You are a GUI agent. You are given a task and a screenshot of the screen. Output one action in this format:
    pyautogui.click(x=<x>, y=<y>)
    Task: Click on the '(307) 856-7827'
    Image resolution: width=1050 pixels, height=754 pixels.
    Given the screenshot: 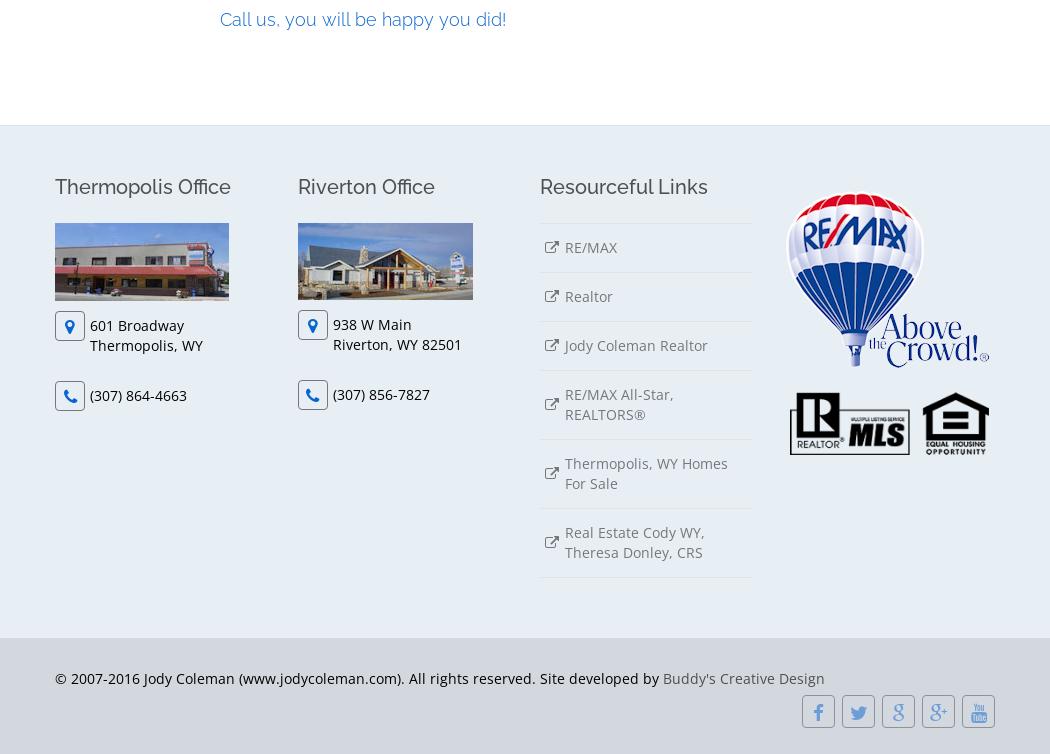 What is the action you would take?
    pyautogui.click(x=332, y=393)
    